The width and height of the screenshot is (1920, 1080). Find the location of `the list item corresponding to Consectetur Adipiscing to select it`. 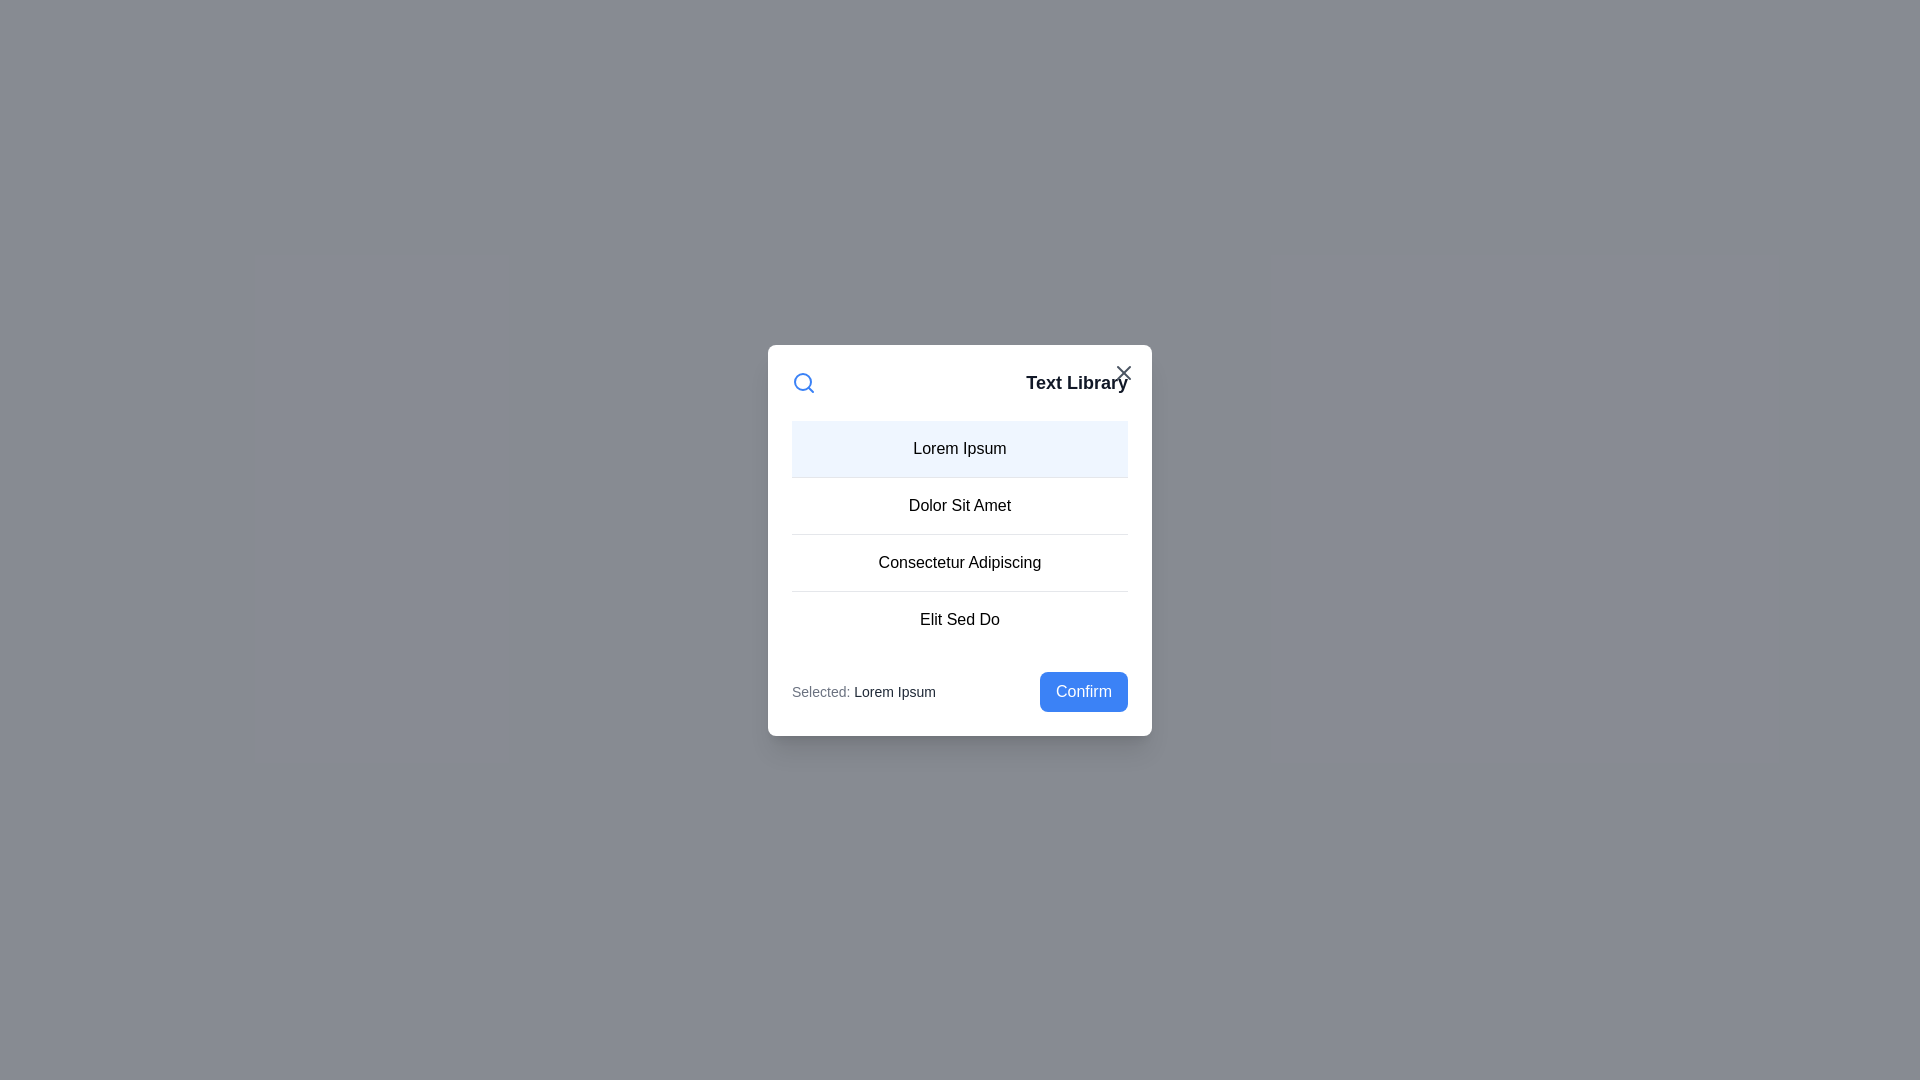

the list item corresponding to Consectetur Adipiscing to select it is located at coordinates (960, 562).